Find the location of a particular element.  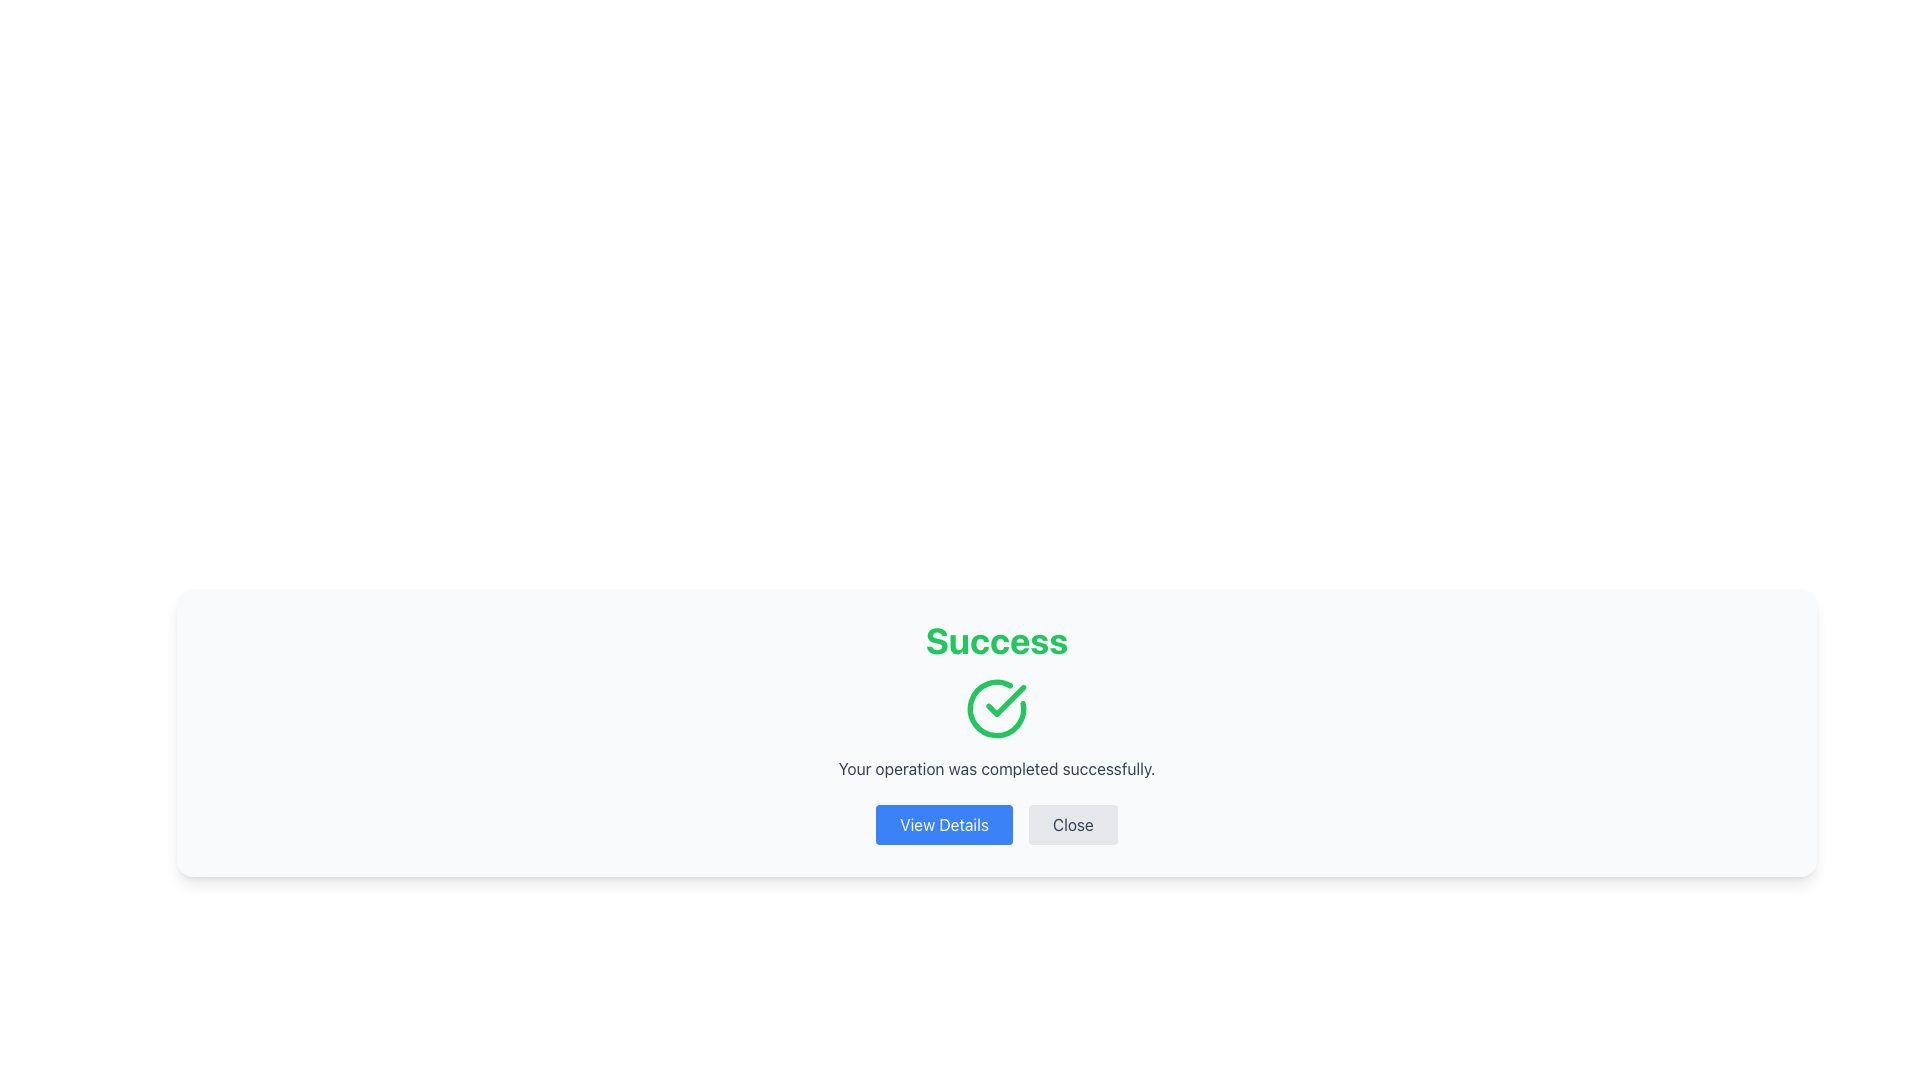

the 'Close' button, which is a rounded button with a light gray background and dark gray text, to observe its hover effect is located at coordinates (1072, 825).